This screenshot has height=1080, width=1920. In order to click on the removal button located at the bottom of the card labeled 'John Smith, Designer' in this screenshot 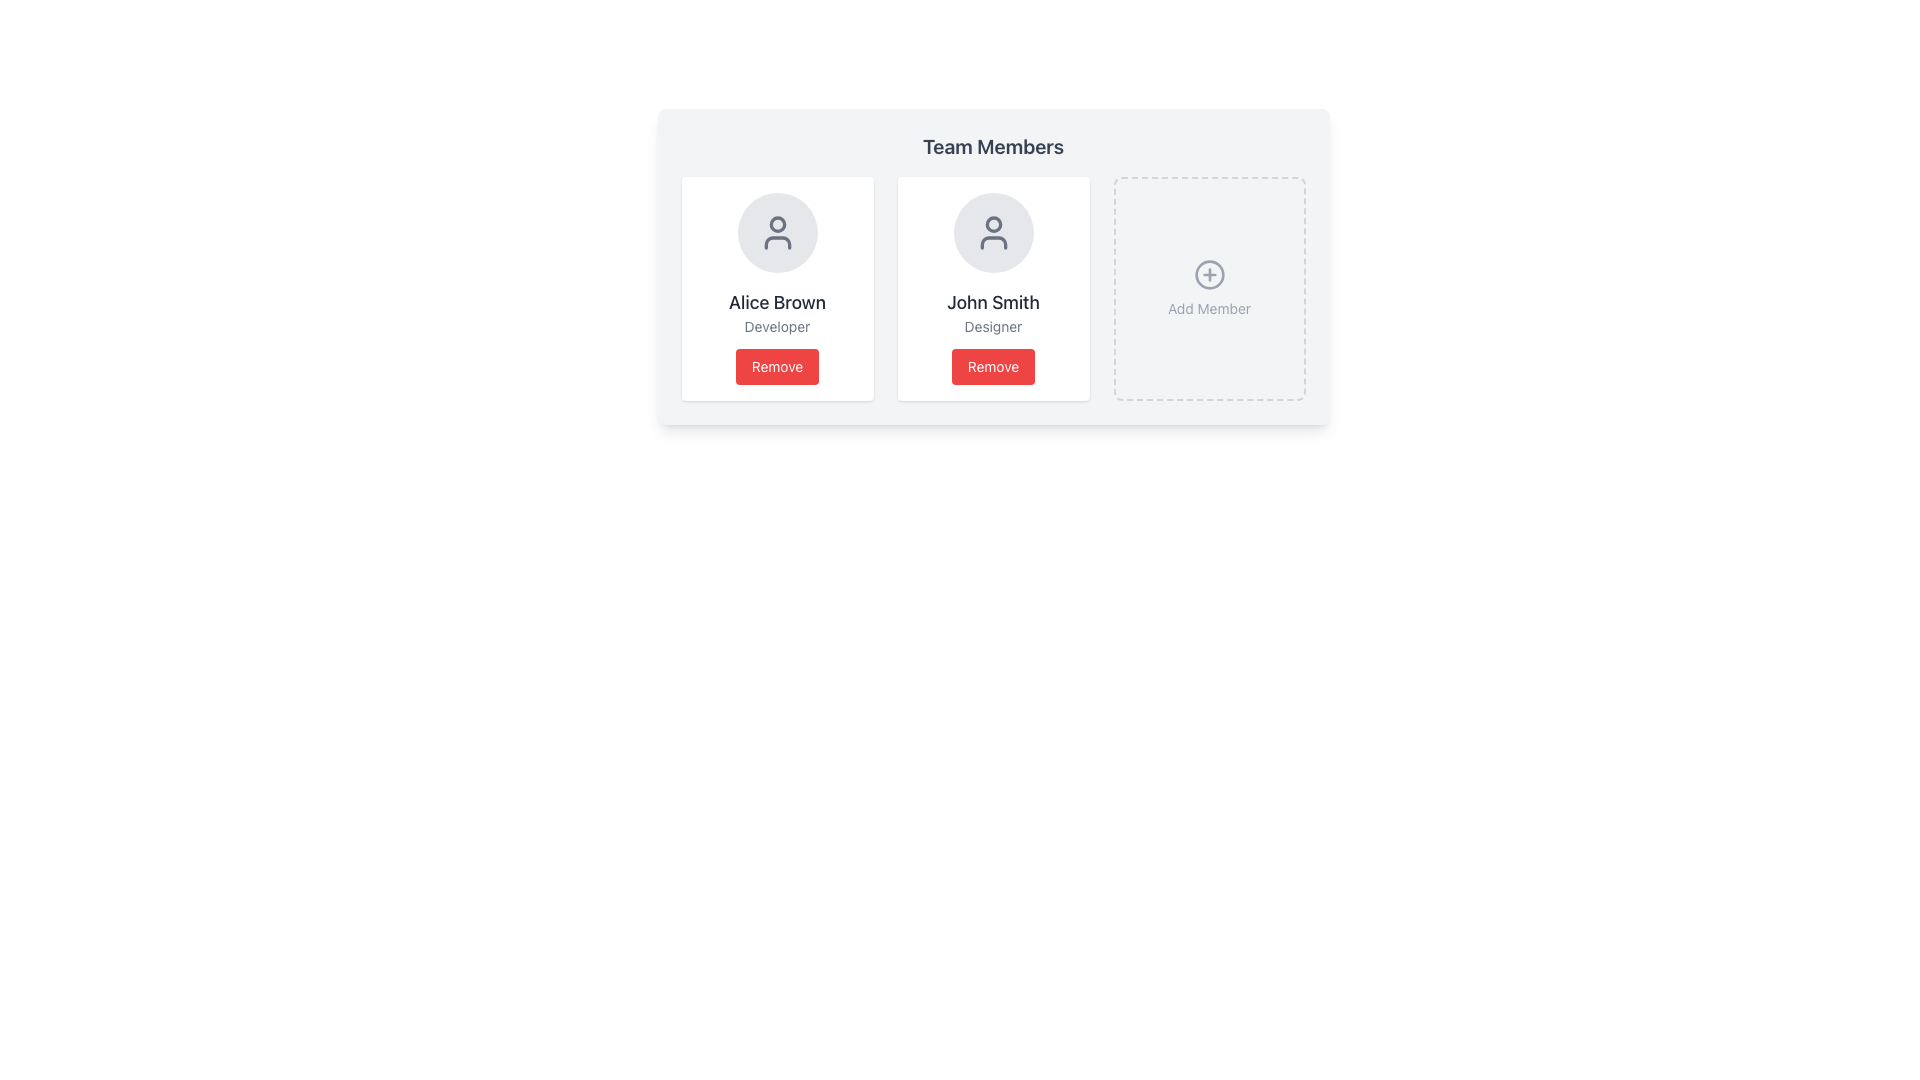, I will do `click(993, 366)`.